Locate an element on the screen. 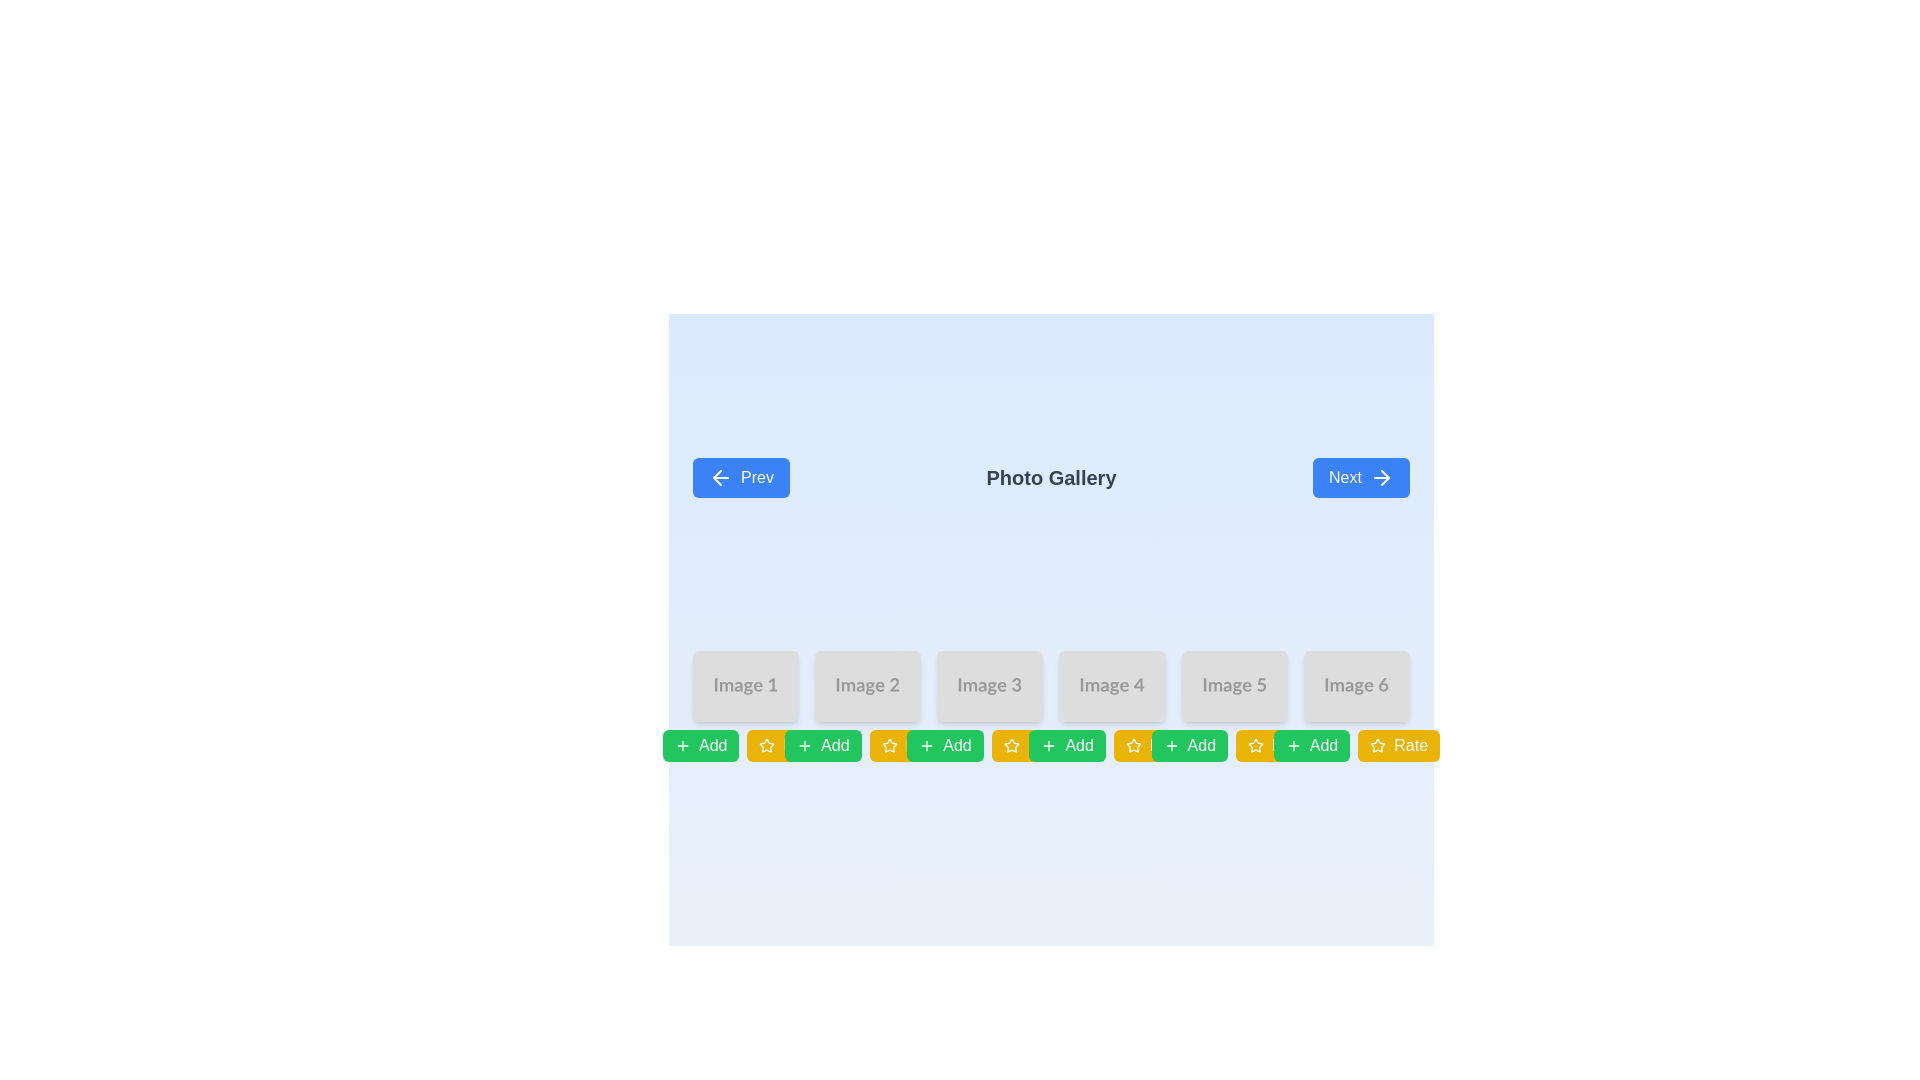  the fifth star icon in the gallery is located at coordinates (1255, 745).